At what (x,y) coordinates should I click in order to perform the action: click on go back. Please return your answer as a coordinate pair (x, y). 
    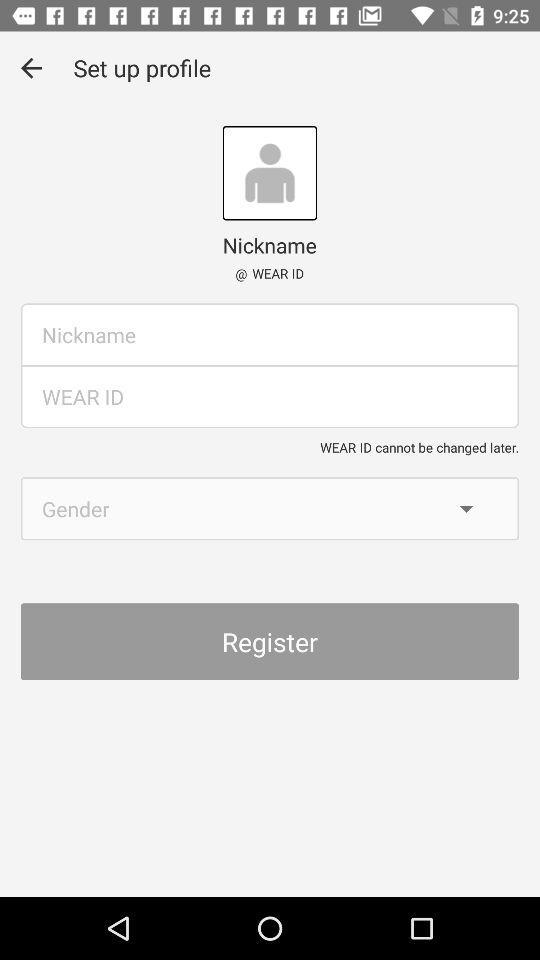
    Looking at the image, I should click on (30, 68).